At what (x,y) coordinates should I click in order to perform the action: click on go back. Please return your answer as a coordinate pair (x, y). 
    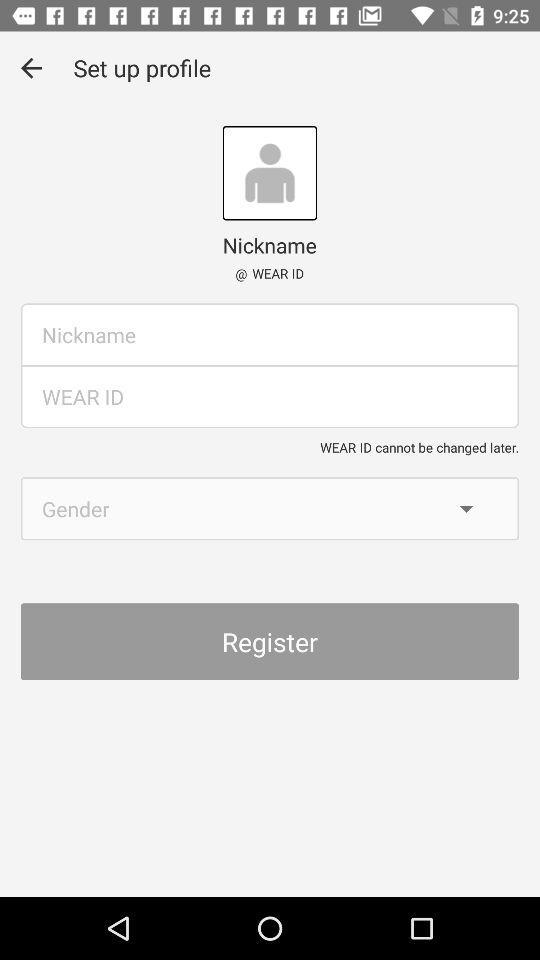
    Looking at the image, I should click on (30, 68).